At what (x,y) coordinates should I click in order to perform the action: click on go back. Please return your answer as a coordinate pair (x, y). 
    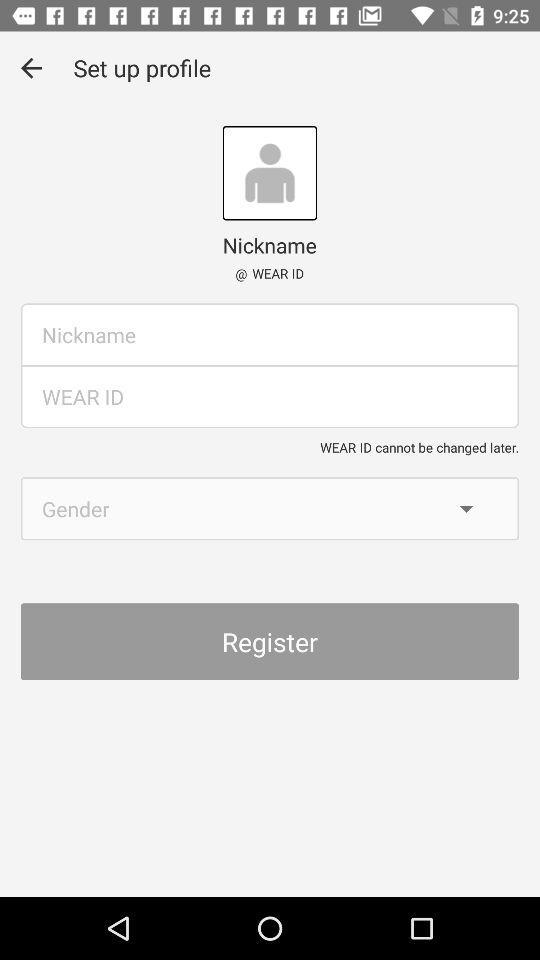
    Looking at the image, I should click on (30, 68).